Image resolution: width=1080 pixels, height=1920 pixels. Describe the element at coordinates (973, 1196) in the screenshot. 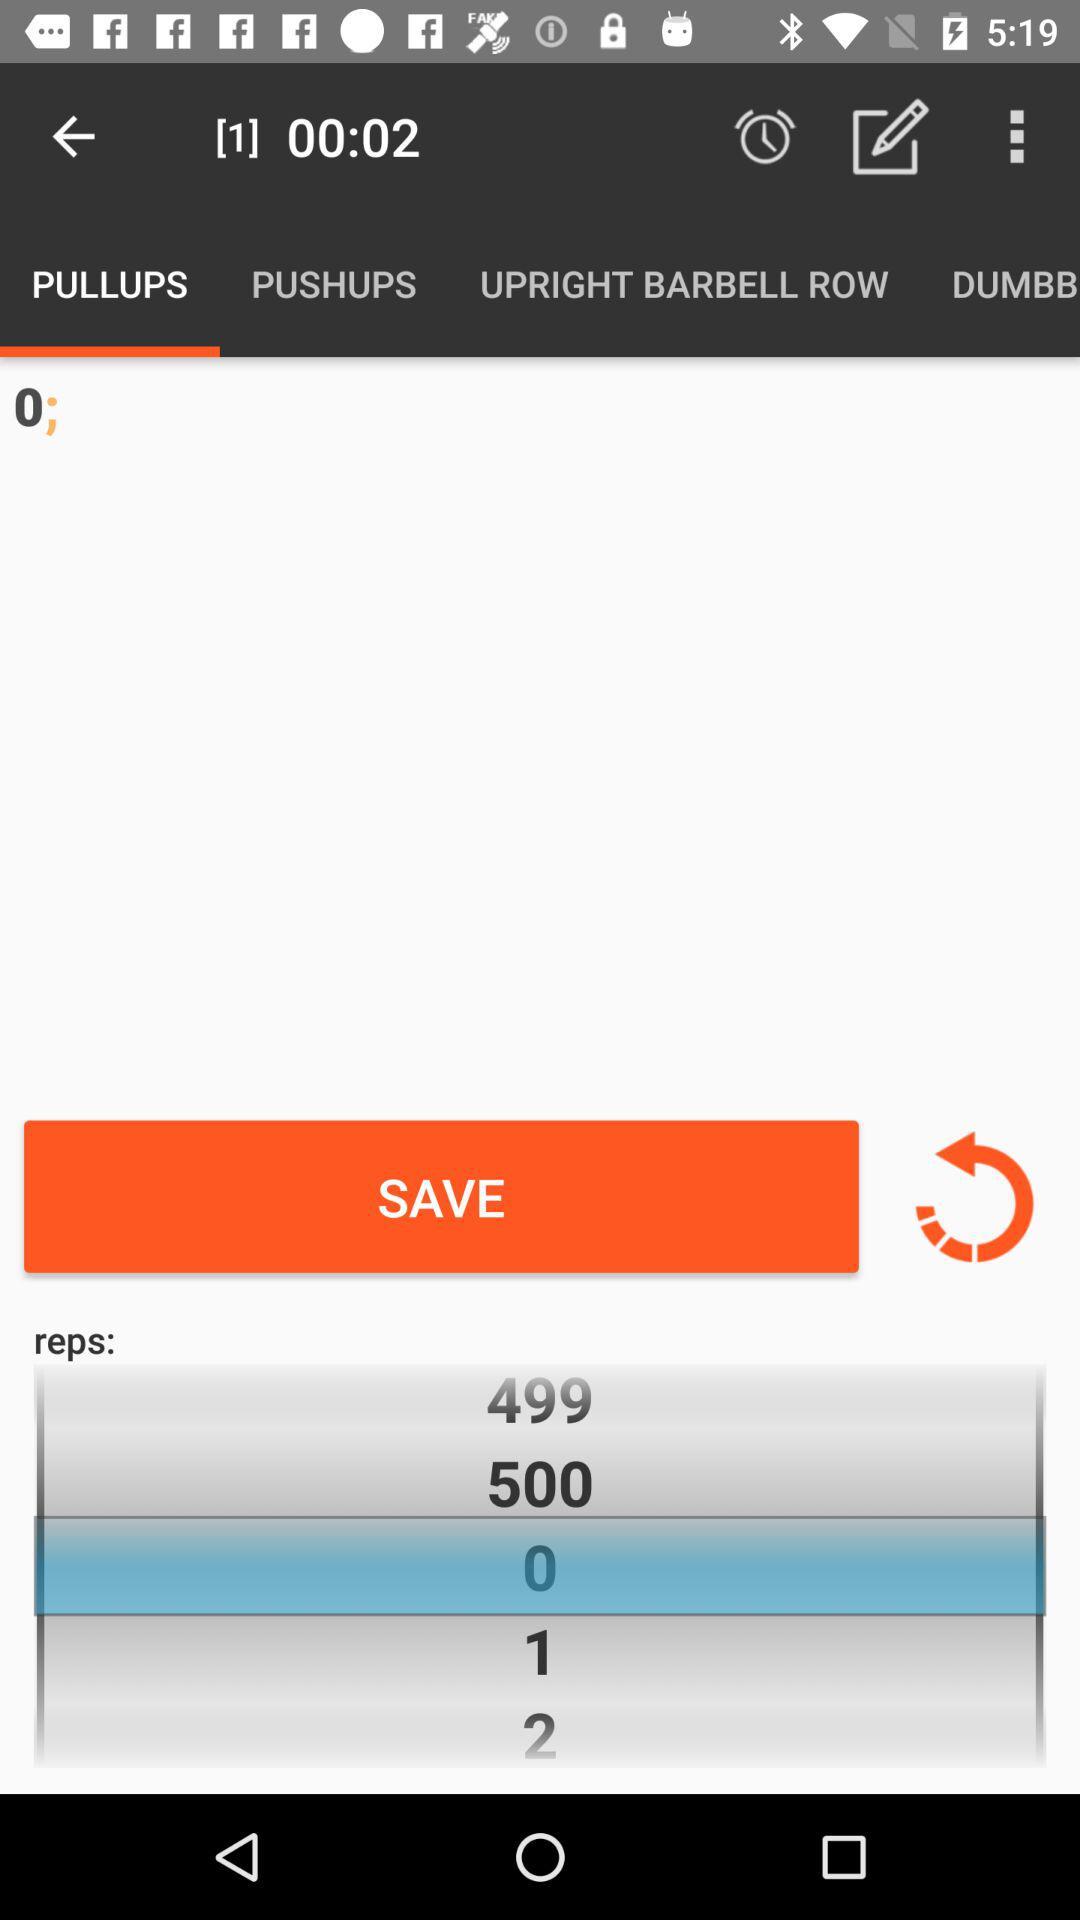

I see `the undo icon` at that location.